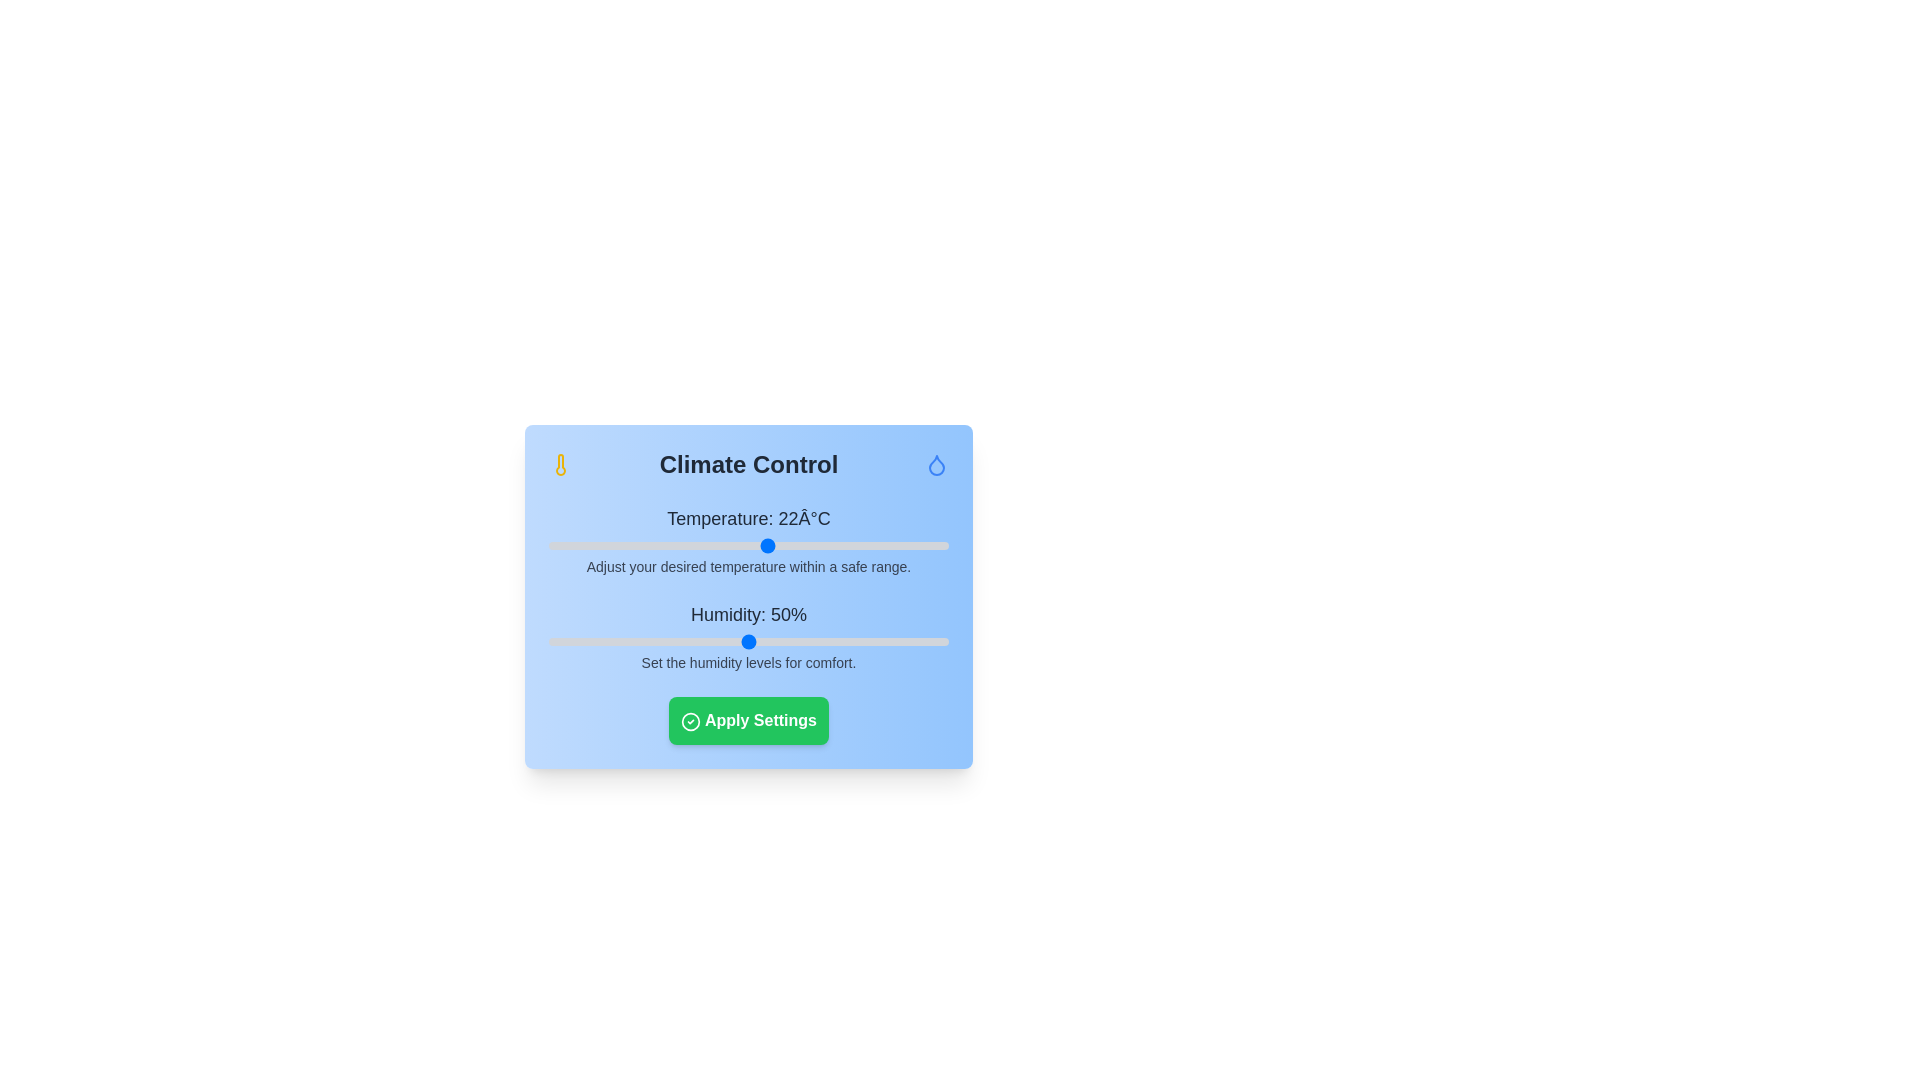 The width and height of the screenshot is (1920, 1080). I want to click on the temperature, so click(787, 546).